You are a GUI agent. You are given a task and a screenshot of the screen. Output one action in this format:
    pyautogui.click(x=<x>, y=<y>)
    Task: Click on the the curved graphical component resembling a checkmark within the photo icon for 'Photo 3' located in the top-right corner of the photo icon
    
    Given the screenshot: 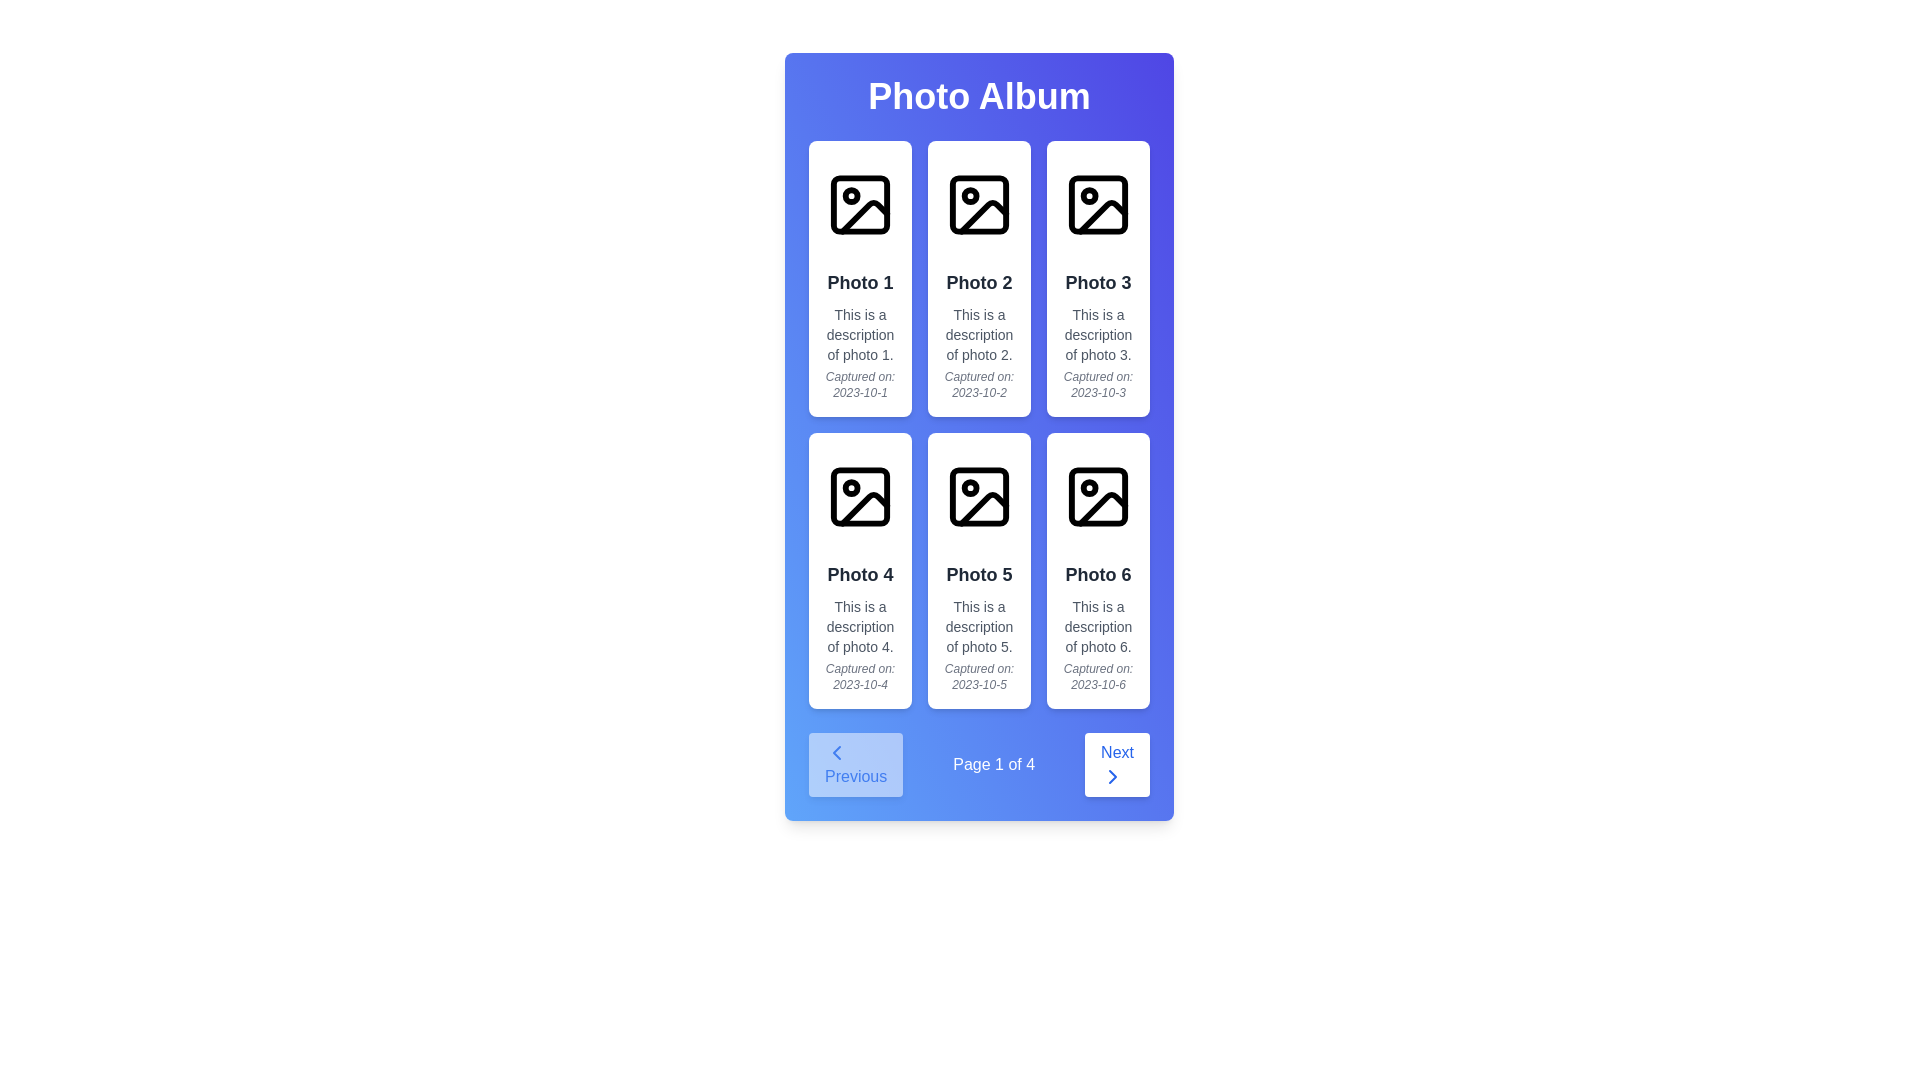 What is the action you would take?
    pyautogui.click(x=1101, y=217)
    